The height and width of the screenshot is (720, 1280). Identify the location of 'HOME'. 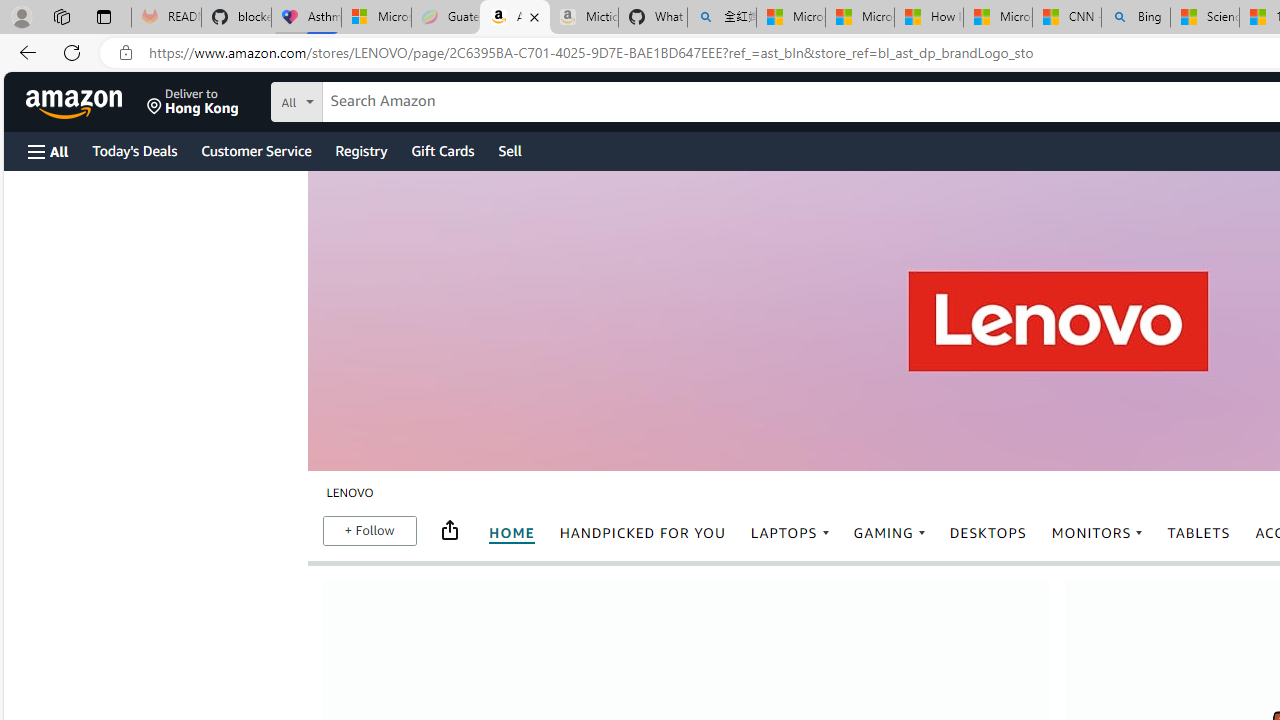
(512, 532).